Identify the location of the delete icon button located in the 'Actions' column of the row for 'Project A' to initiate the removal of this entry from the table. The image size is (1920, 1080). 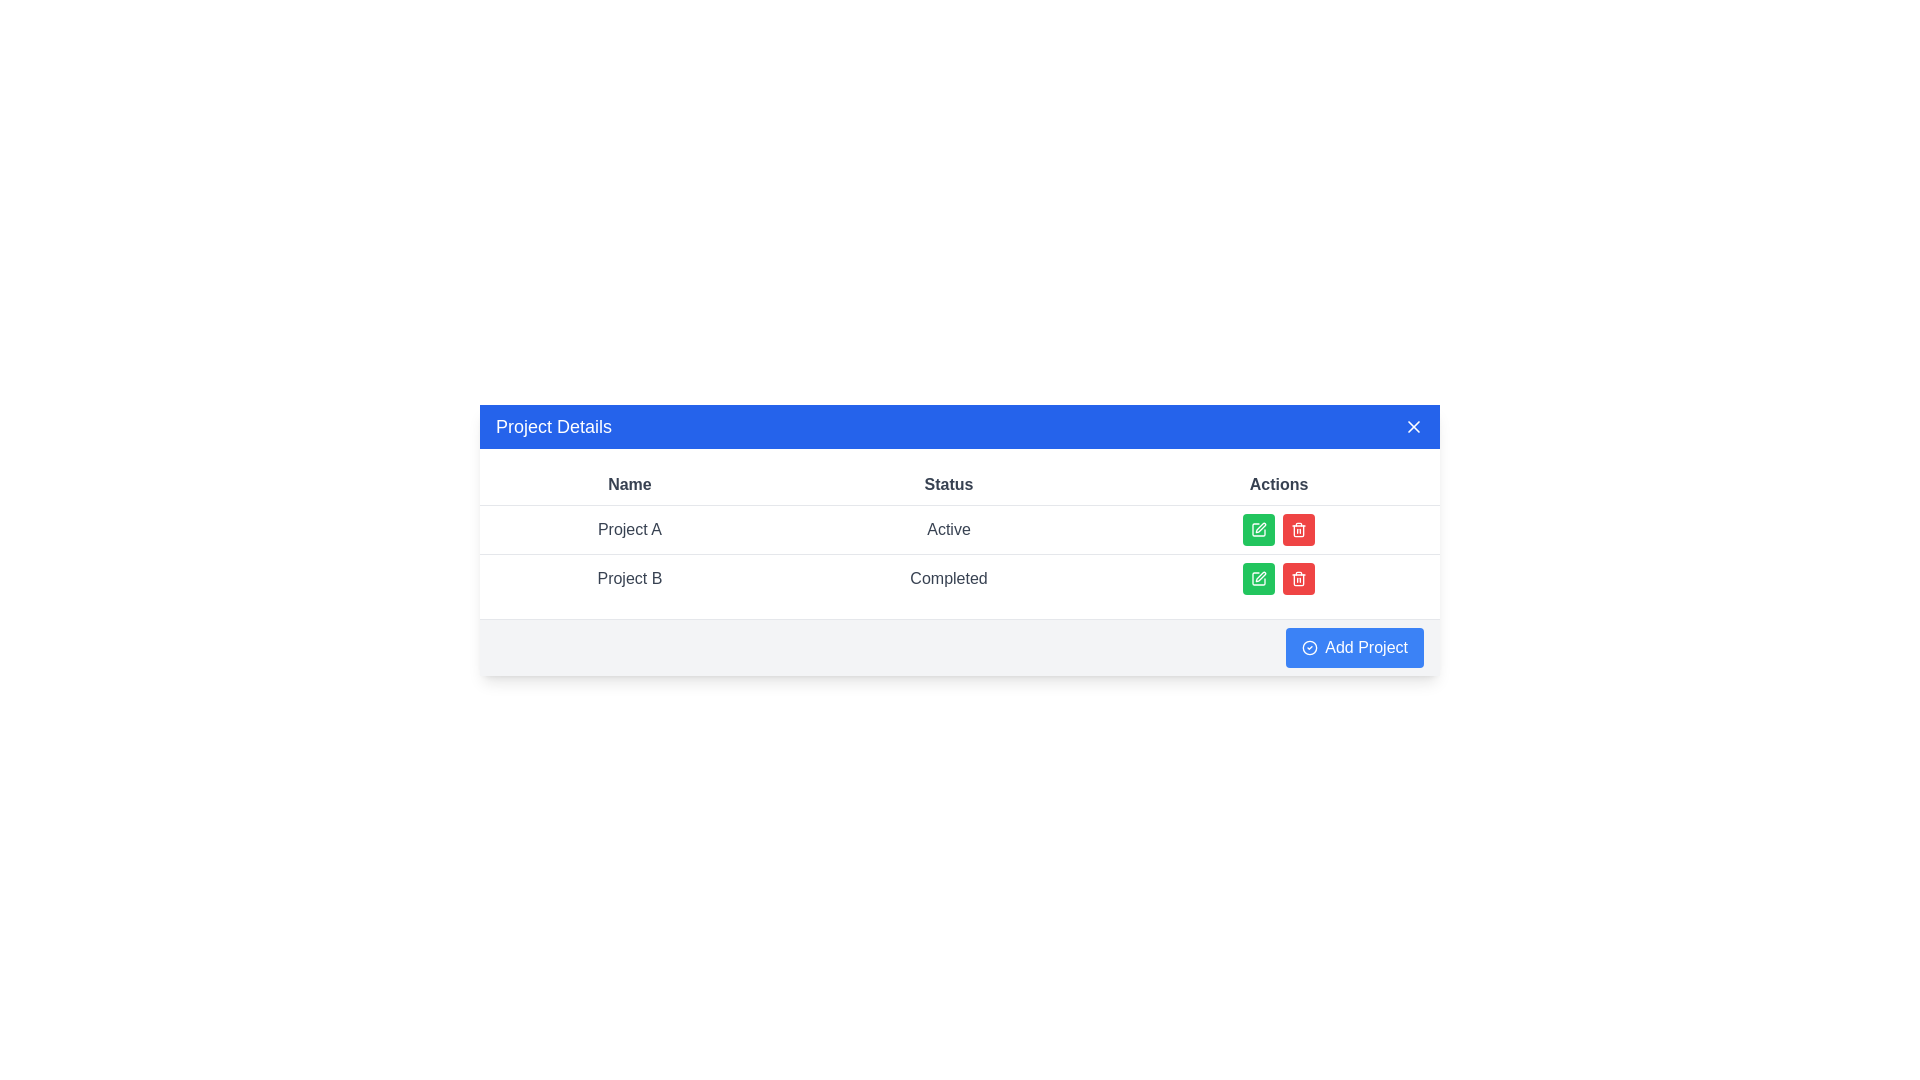
(1299, 579).